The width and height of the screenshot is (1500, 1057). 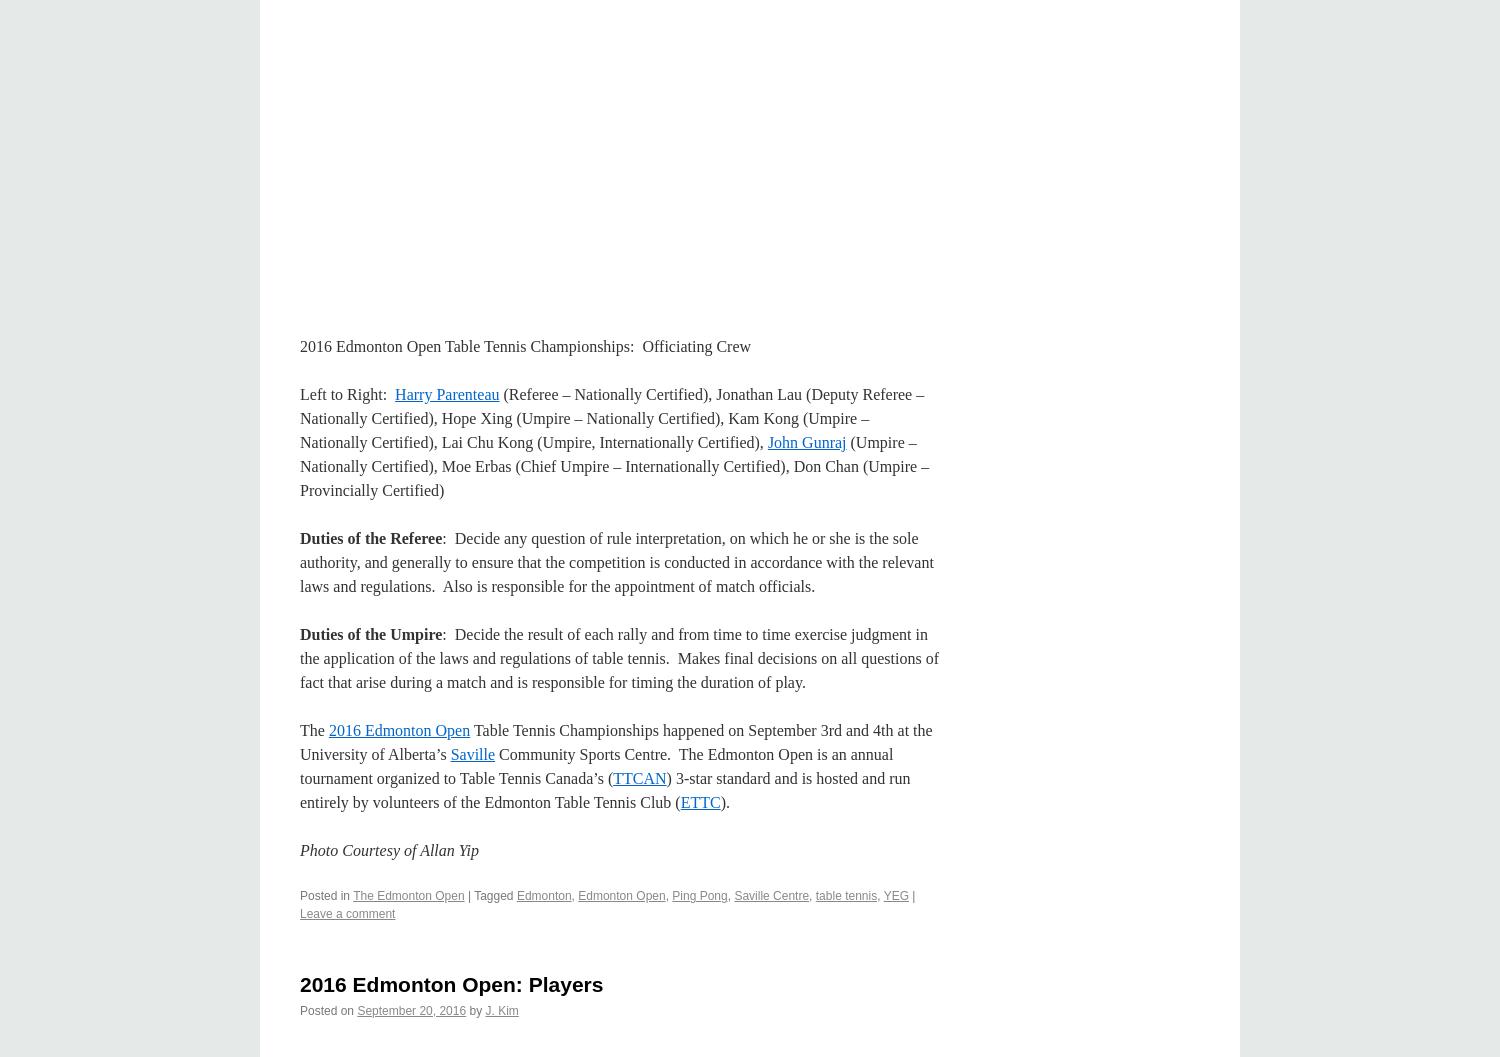 I want to click on 'TTCAN', so click(x=639, y=778).